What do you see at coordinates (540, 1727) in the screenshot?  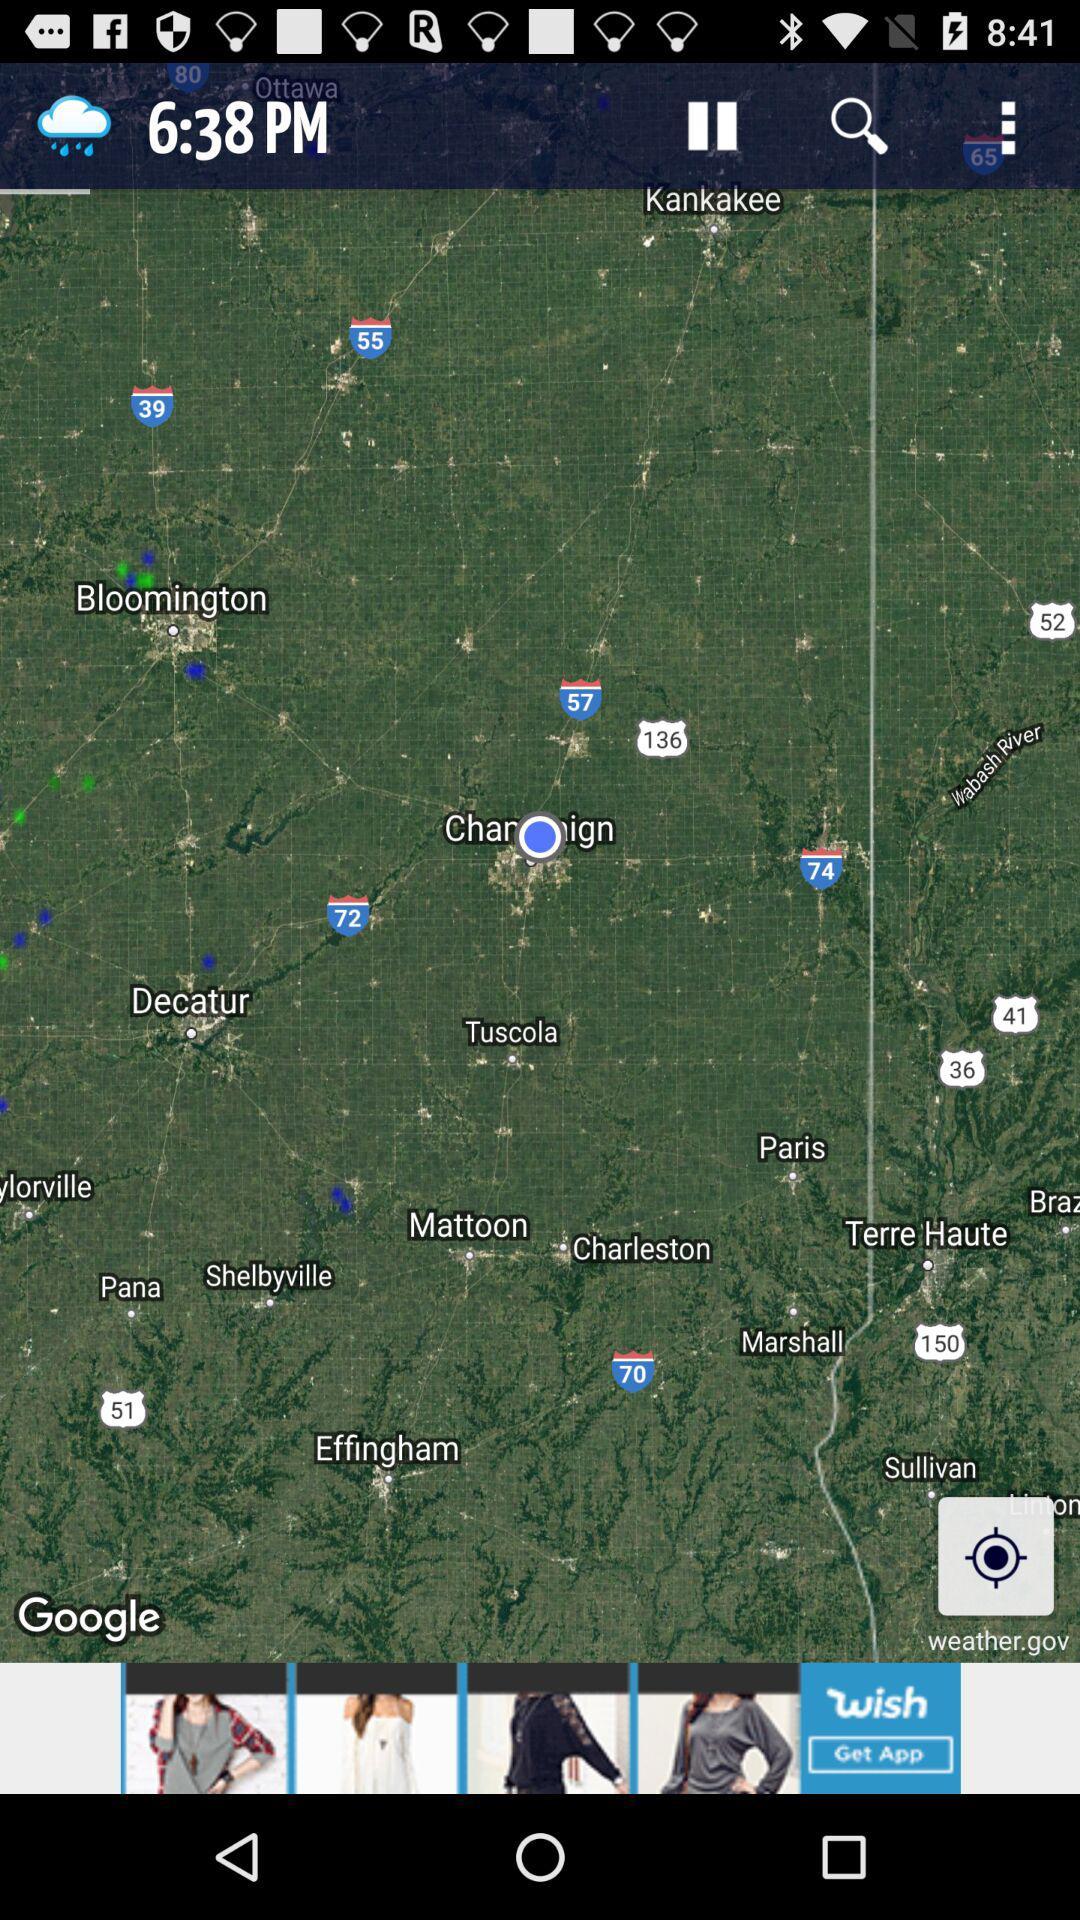 I see `advertisement` at bounding box center [540, 1727].